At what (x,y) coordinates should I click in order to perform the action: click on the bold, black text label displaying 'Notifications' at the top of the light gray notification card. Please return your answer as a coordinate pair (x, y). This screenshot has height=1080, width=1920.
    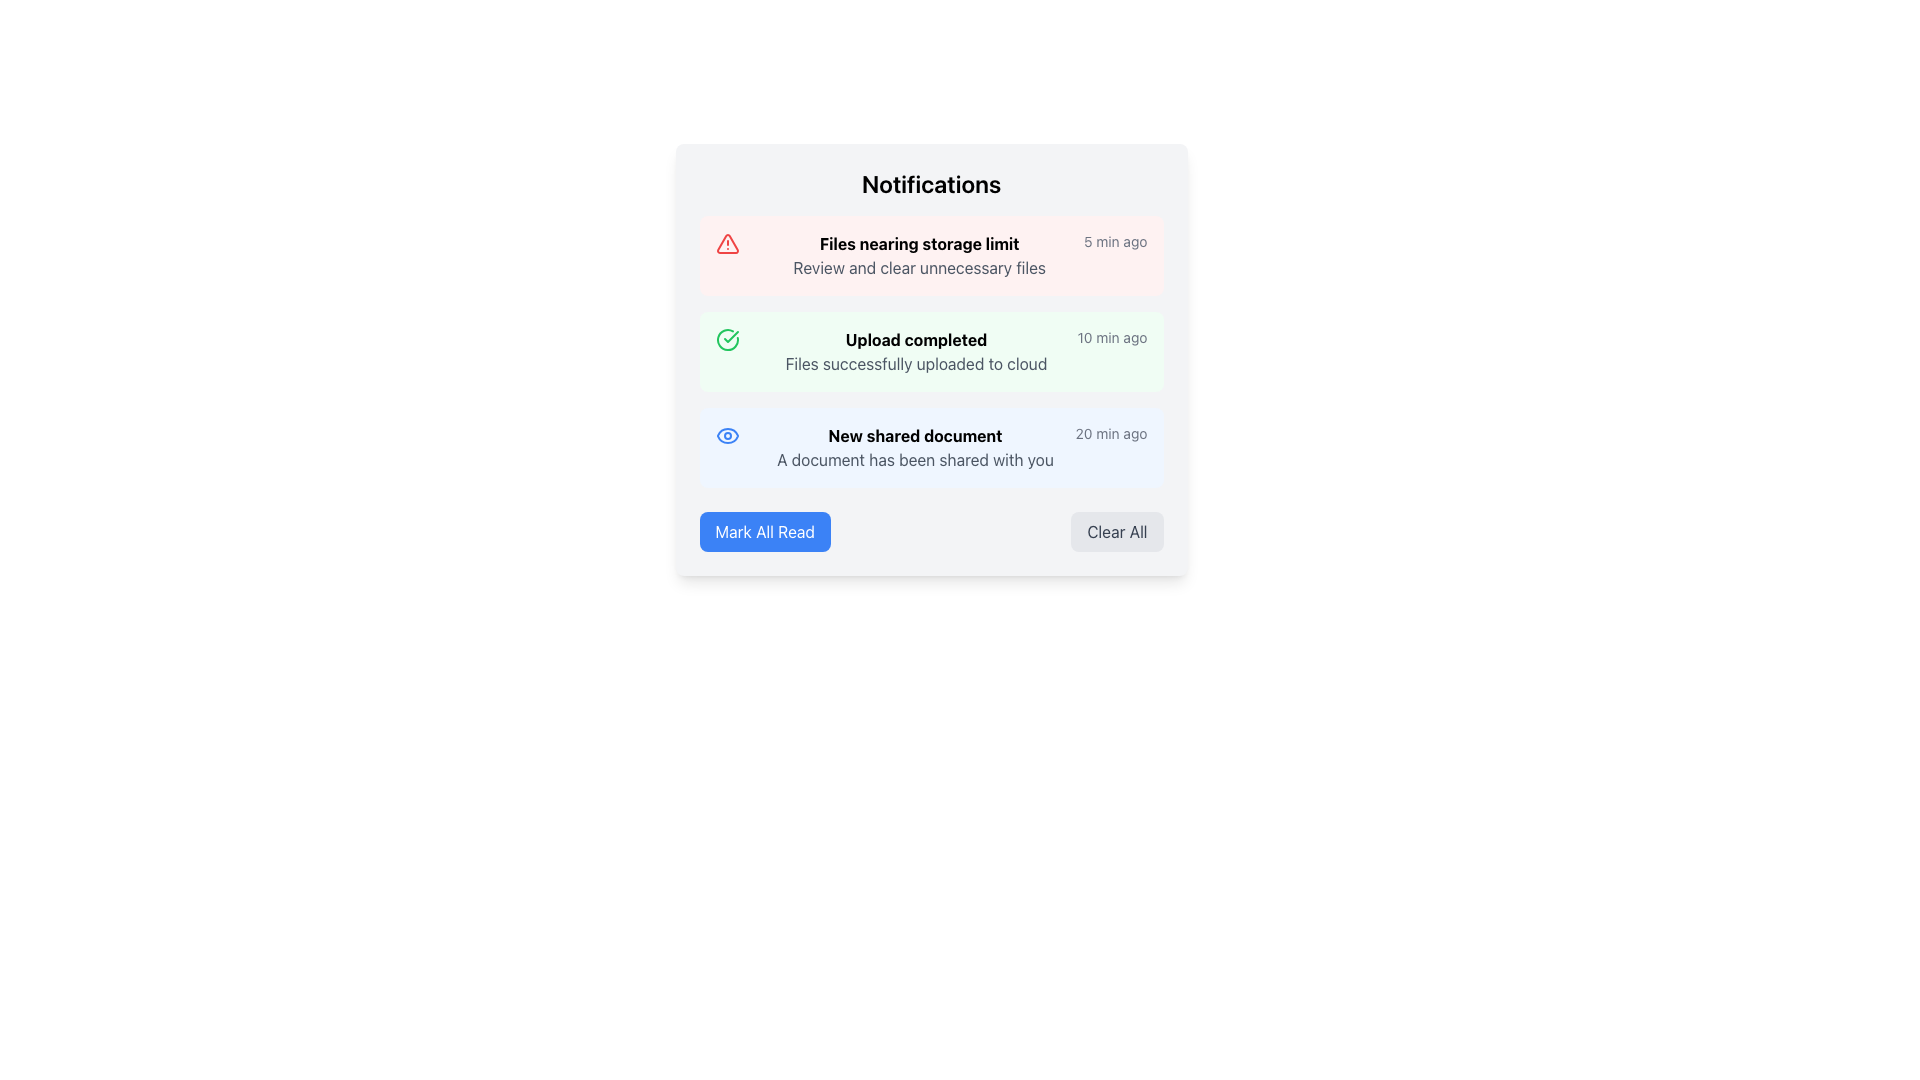
    Looking at the image, I should click on (930, 184).